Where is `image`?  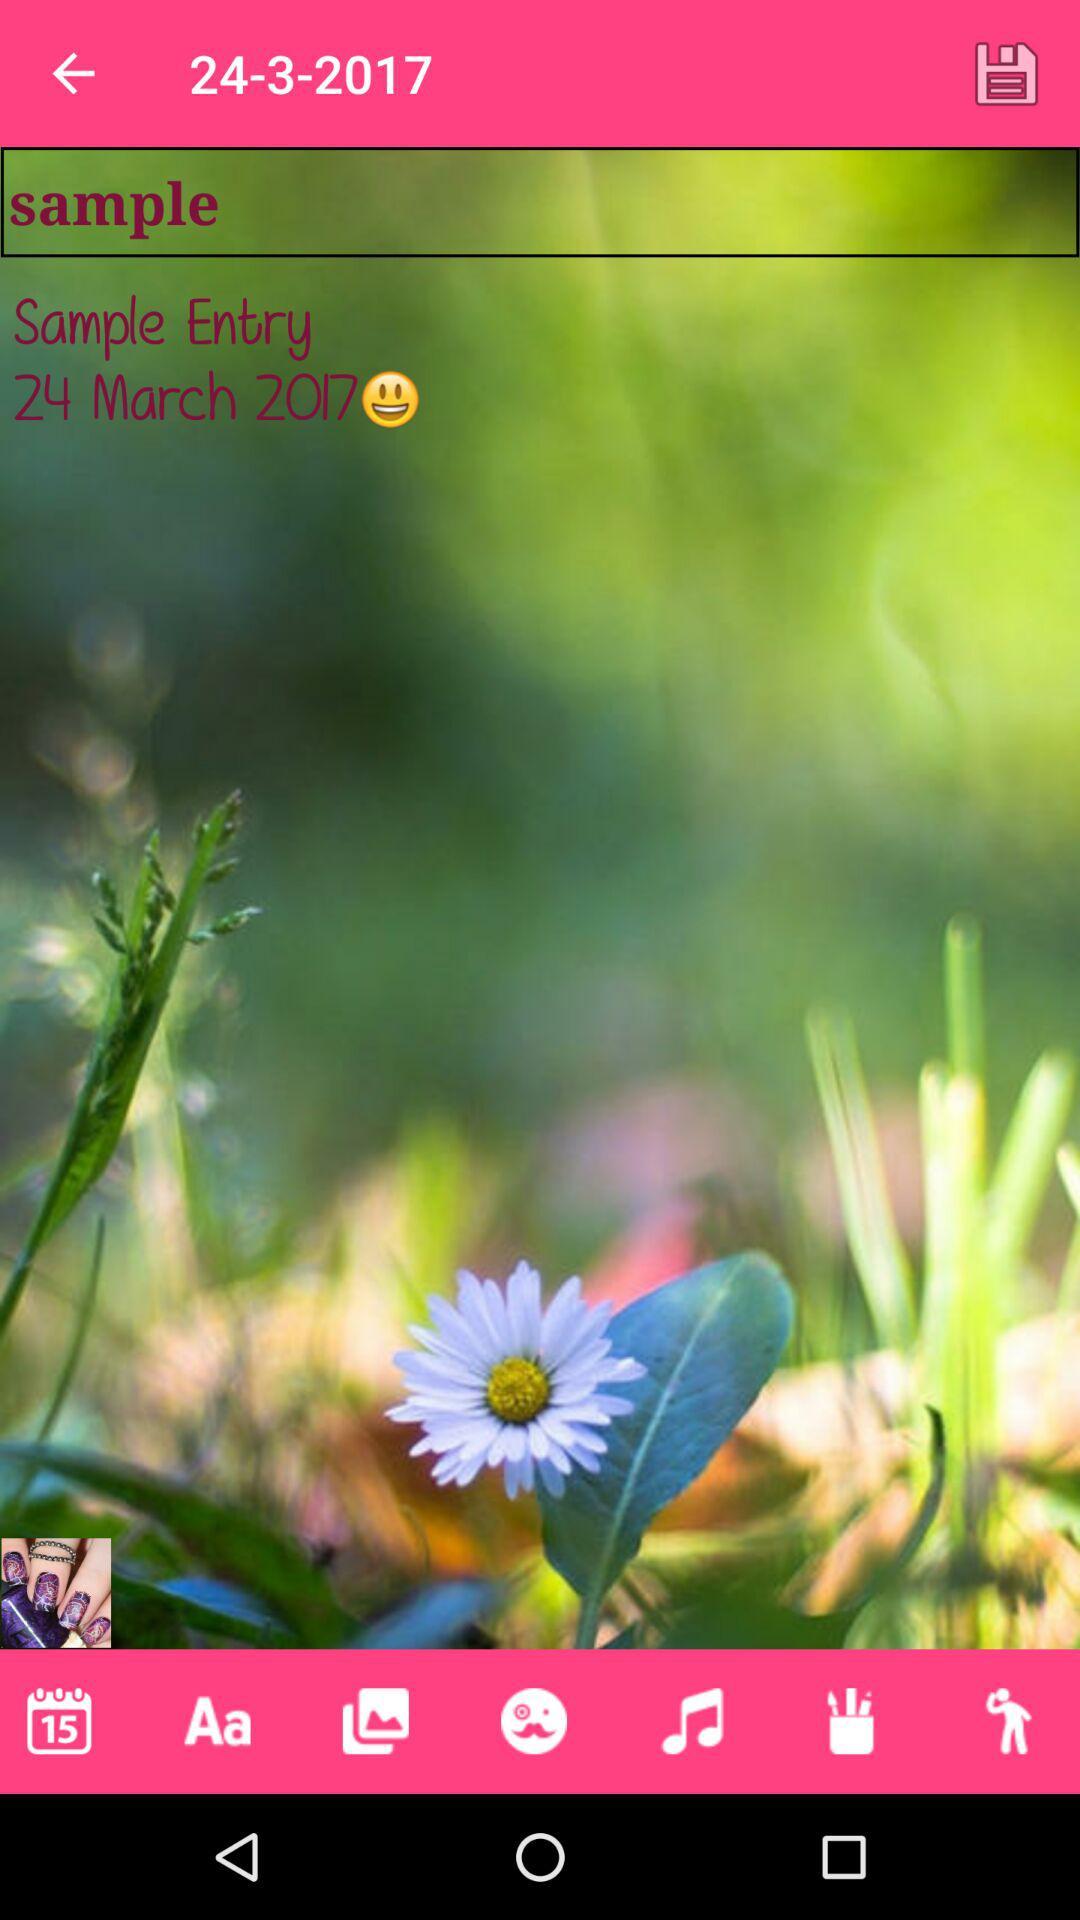
image is located at coordinates (1006, 73).